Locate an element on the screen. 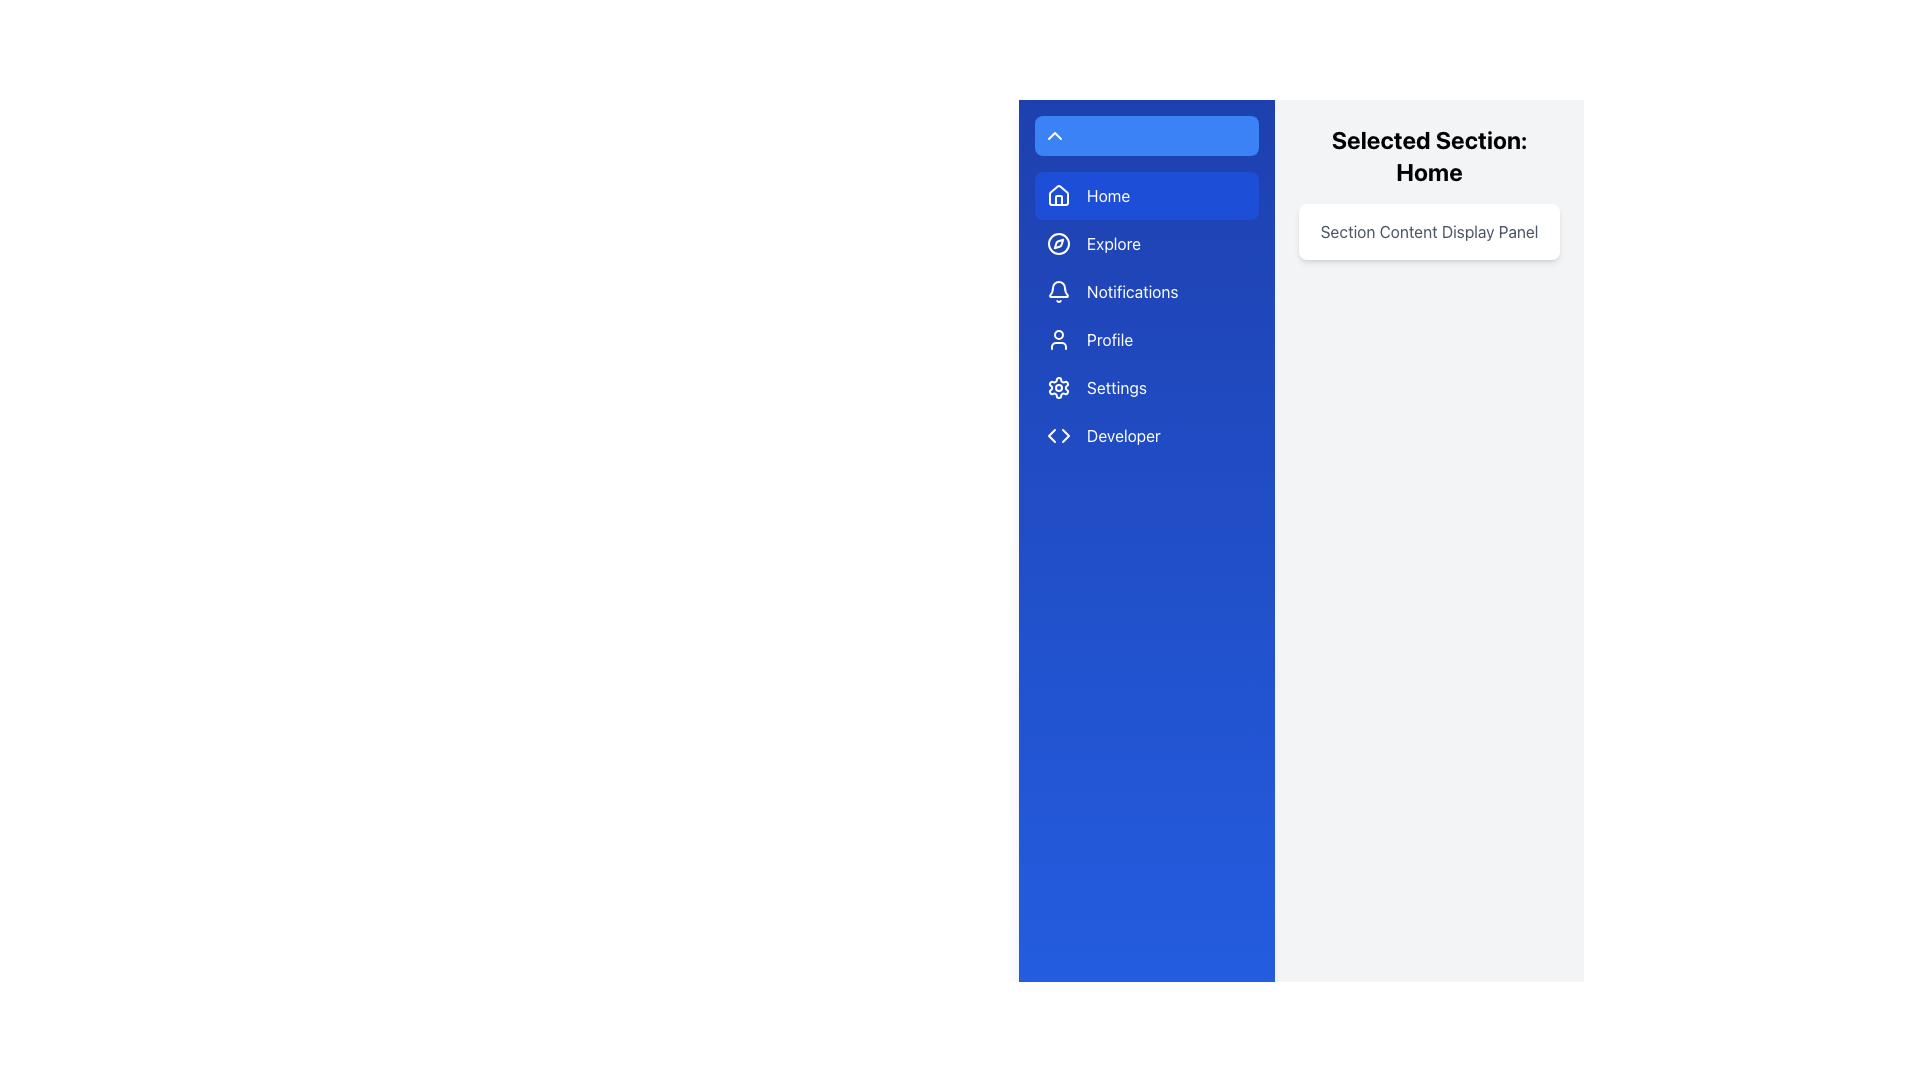 The width and height of the screenshot is (1920, 1080). the cogwheel icon in the vertical sidebar menu is located at coordinates (1058, 388).